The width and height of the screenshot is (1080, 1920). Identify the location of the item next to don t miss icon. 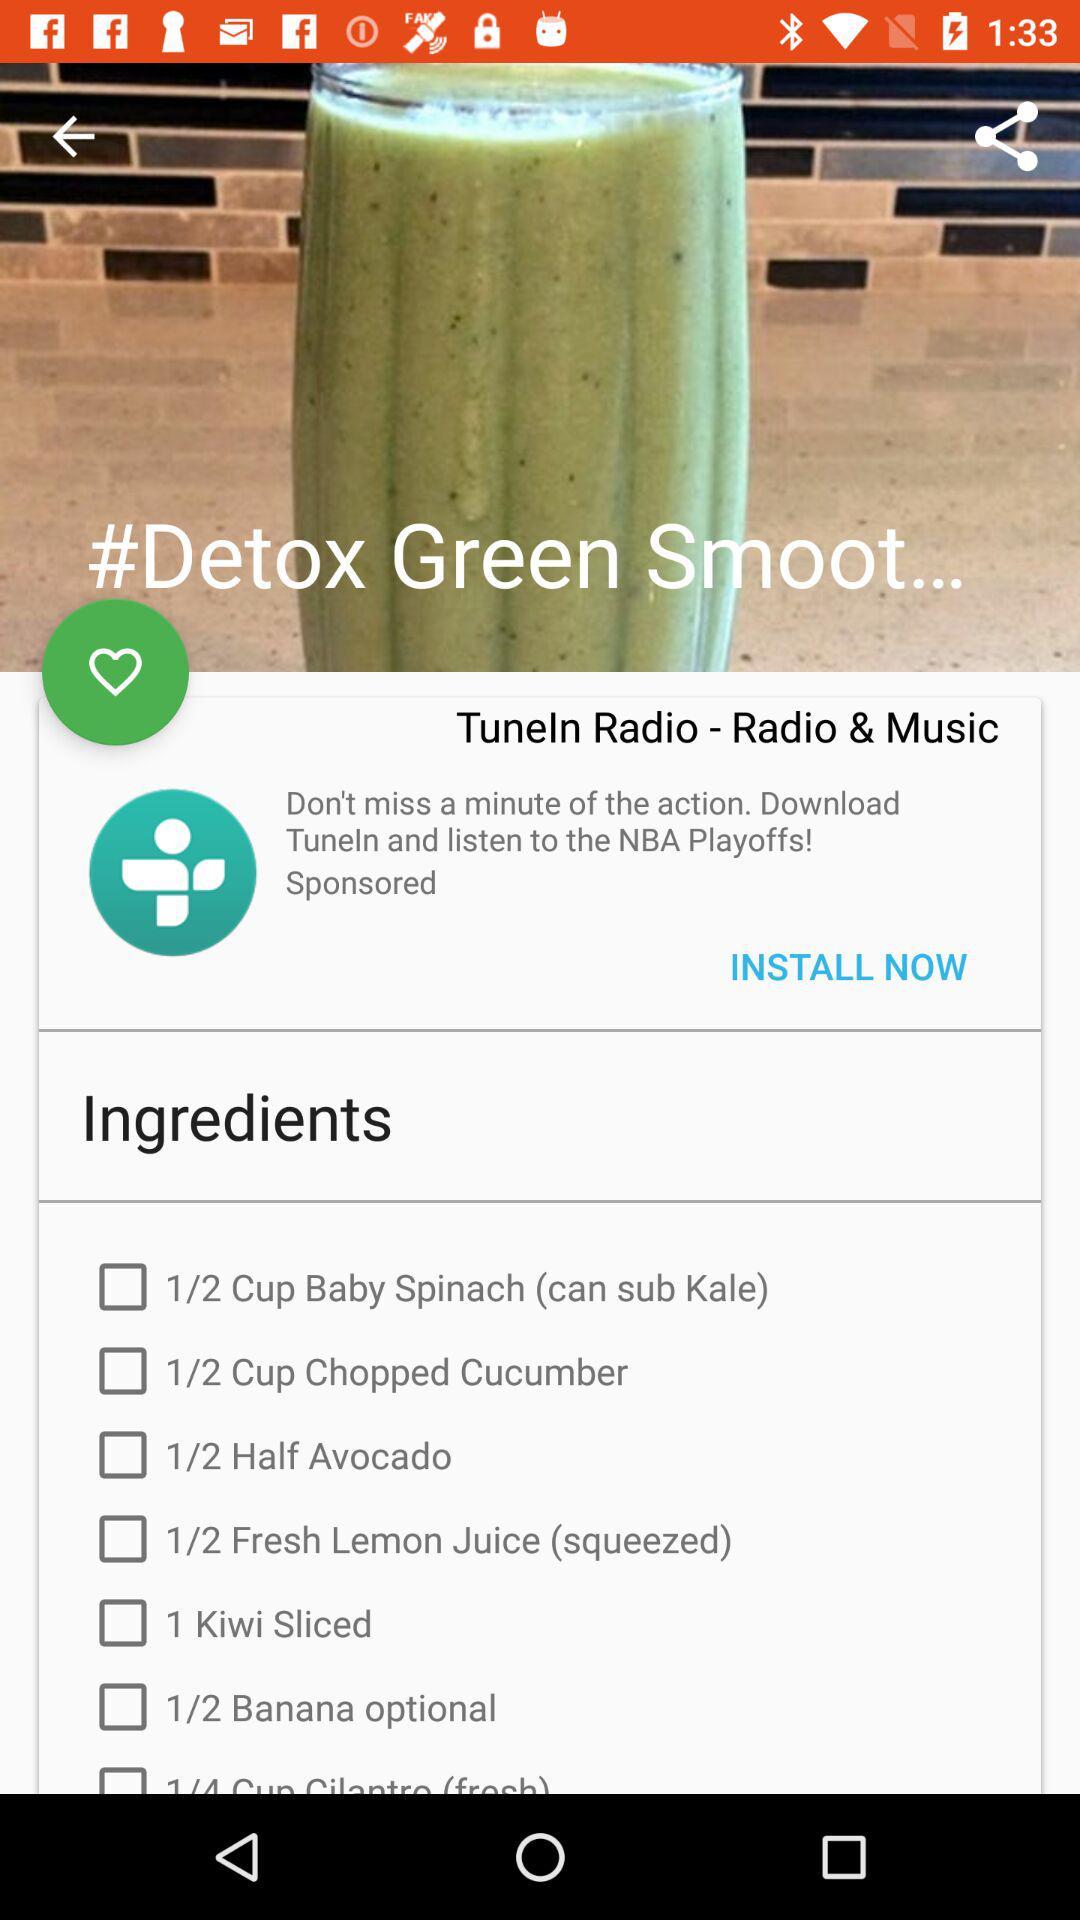
(171, 872).